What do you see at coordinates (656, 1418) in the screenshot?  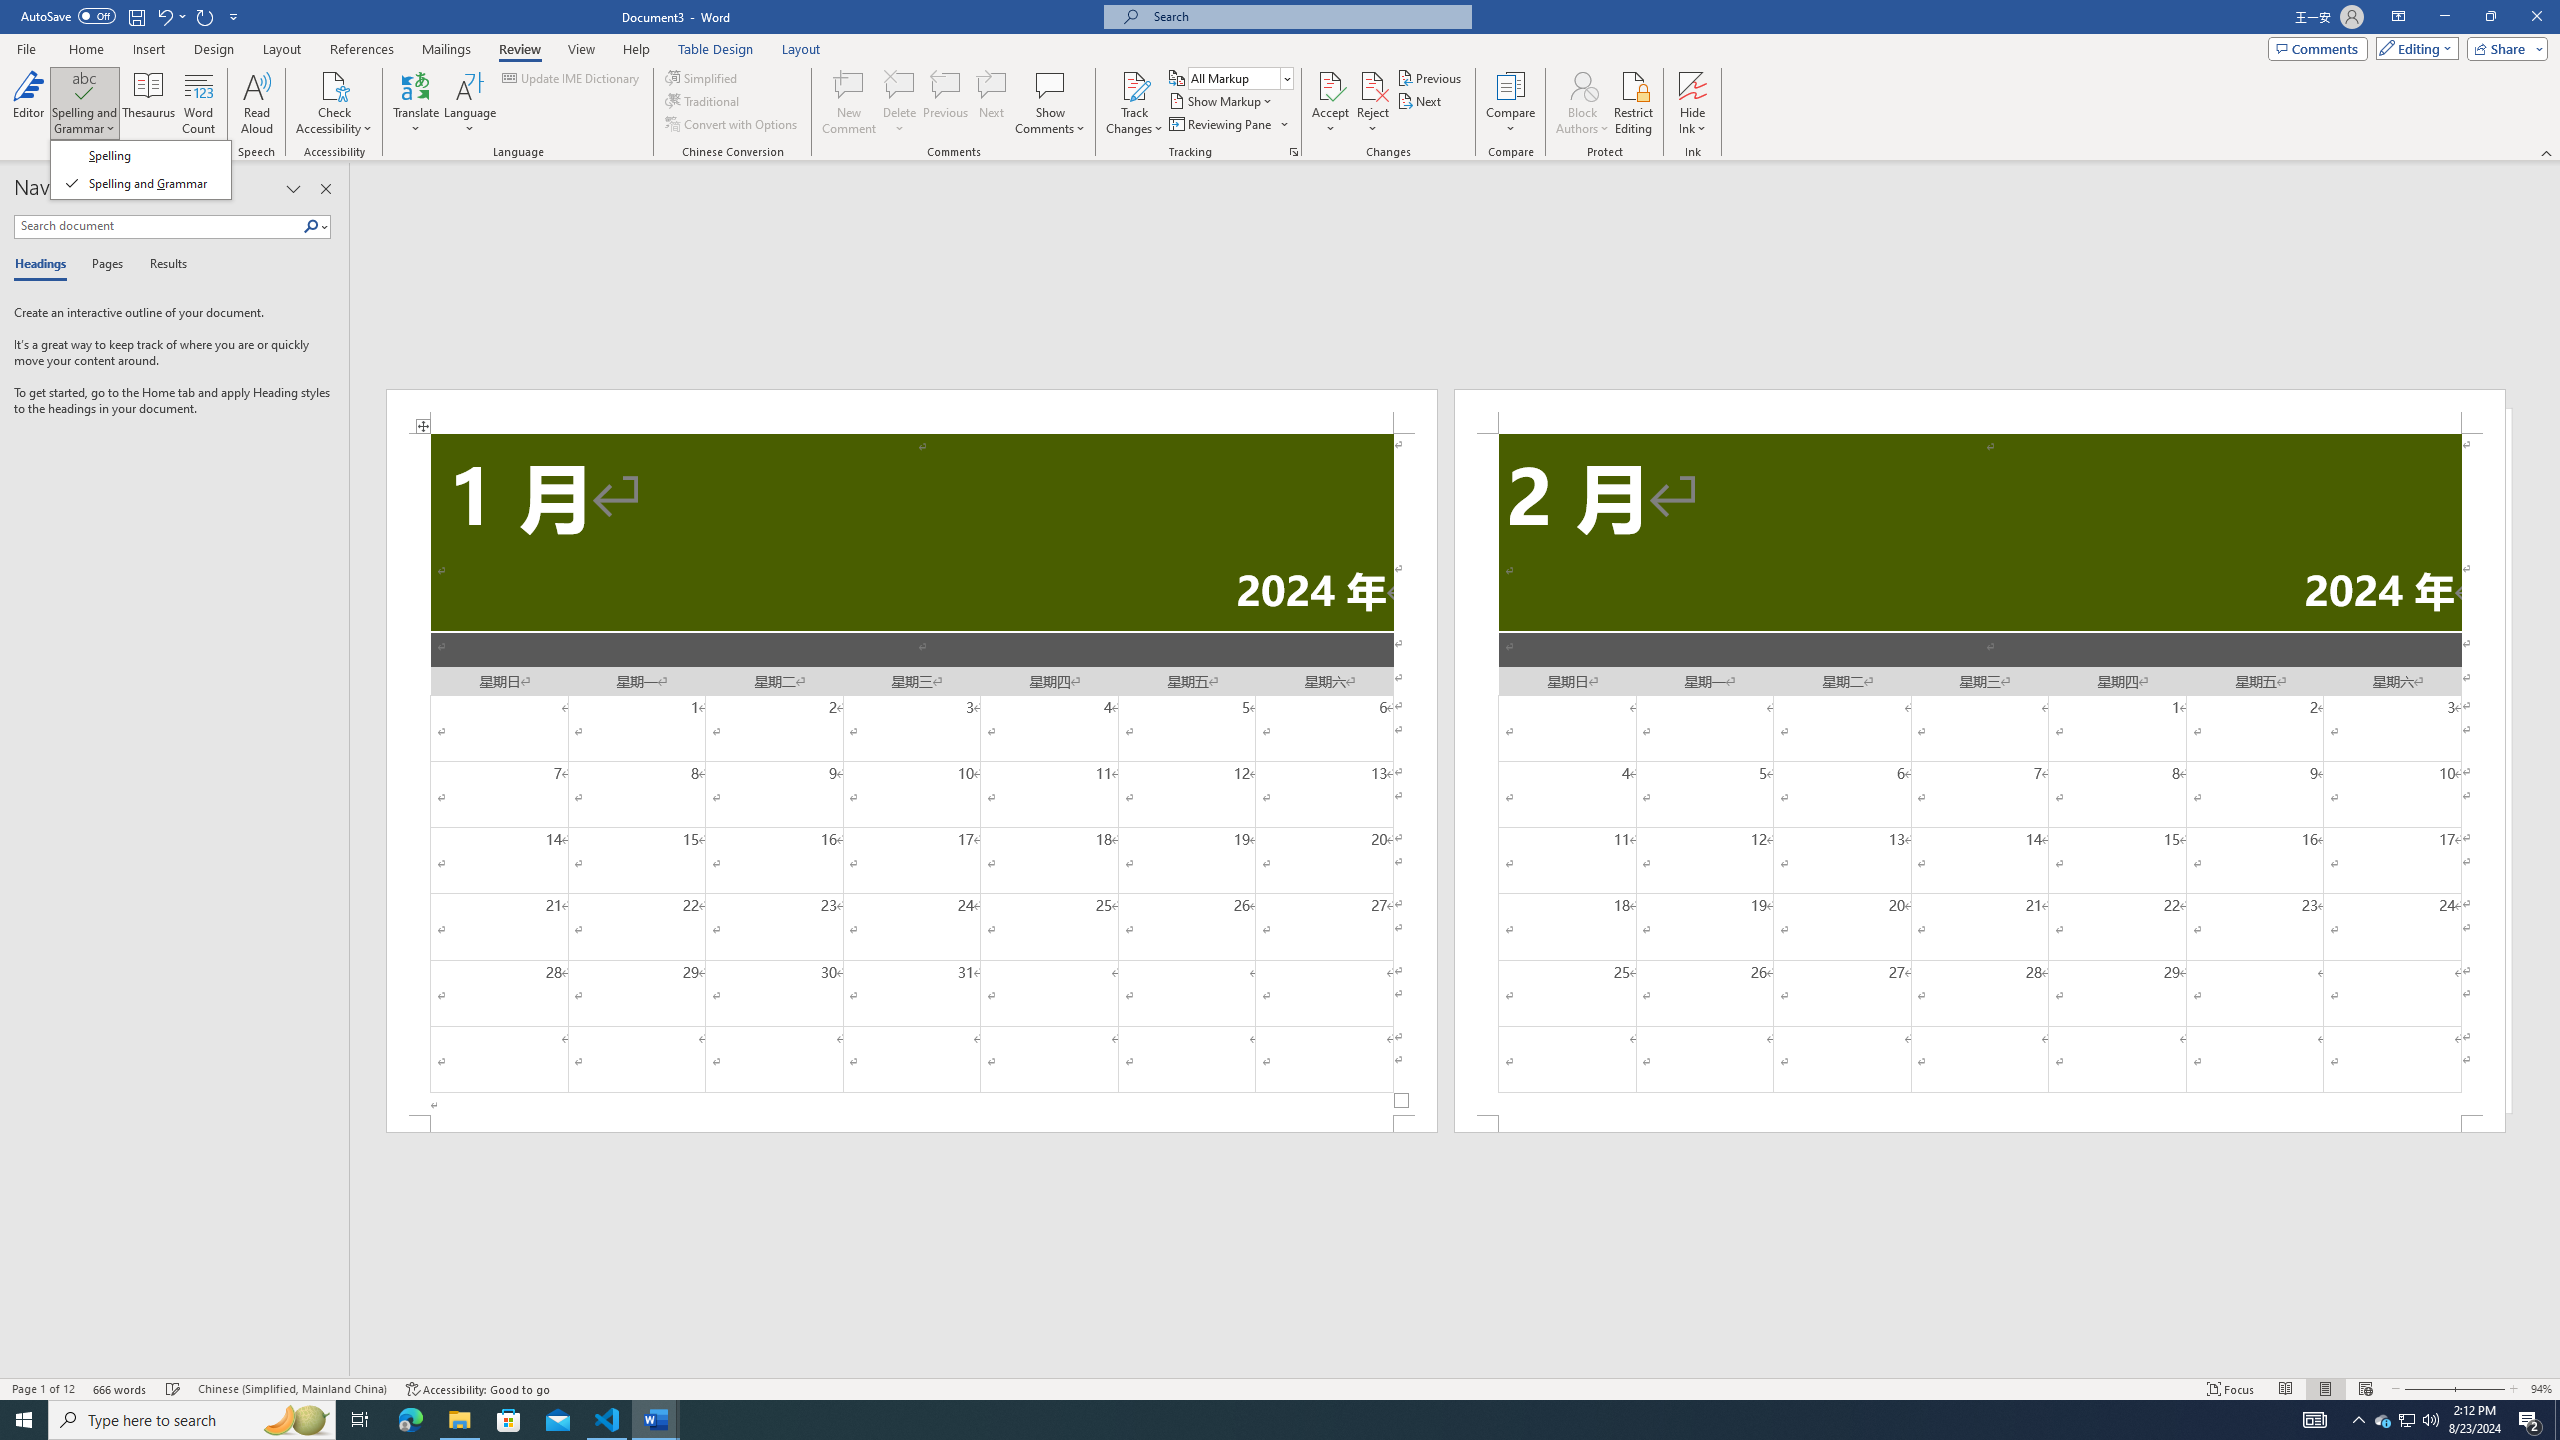 I see `'Word - 2 running windows'` at bounding box center [656, 1418].